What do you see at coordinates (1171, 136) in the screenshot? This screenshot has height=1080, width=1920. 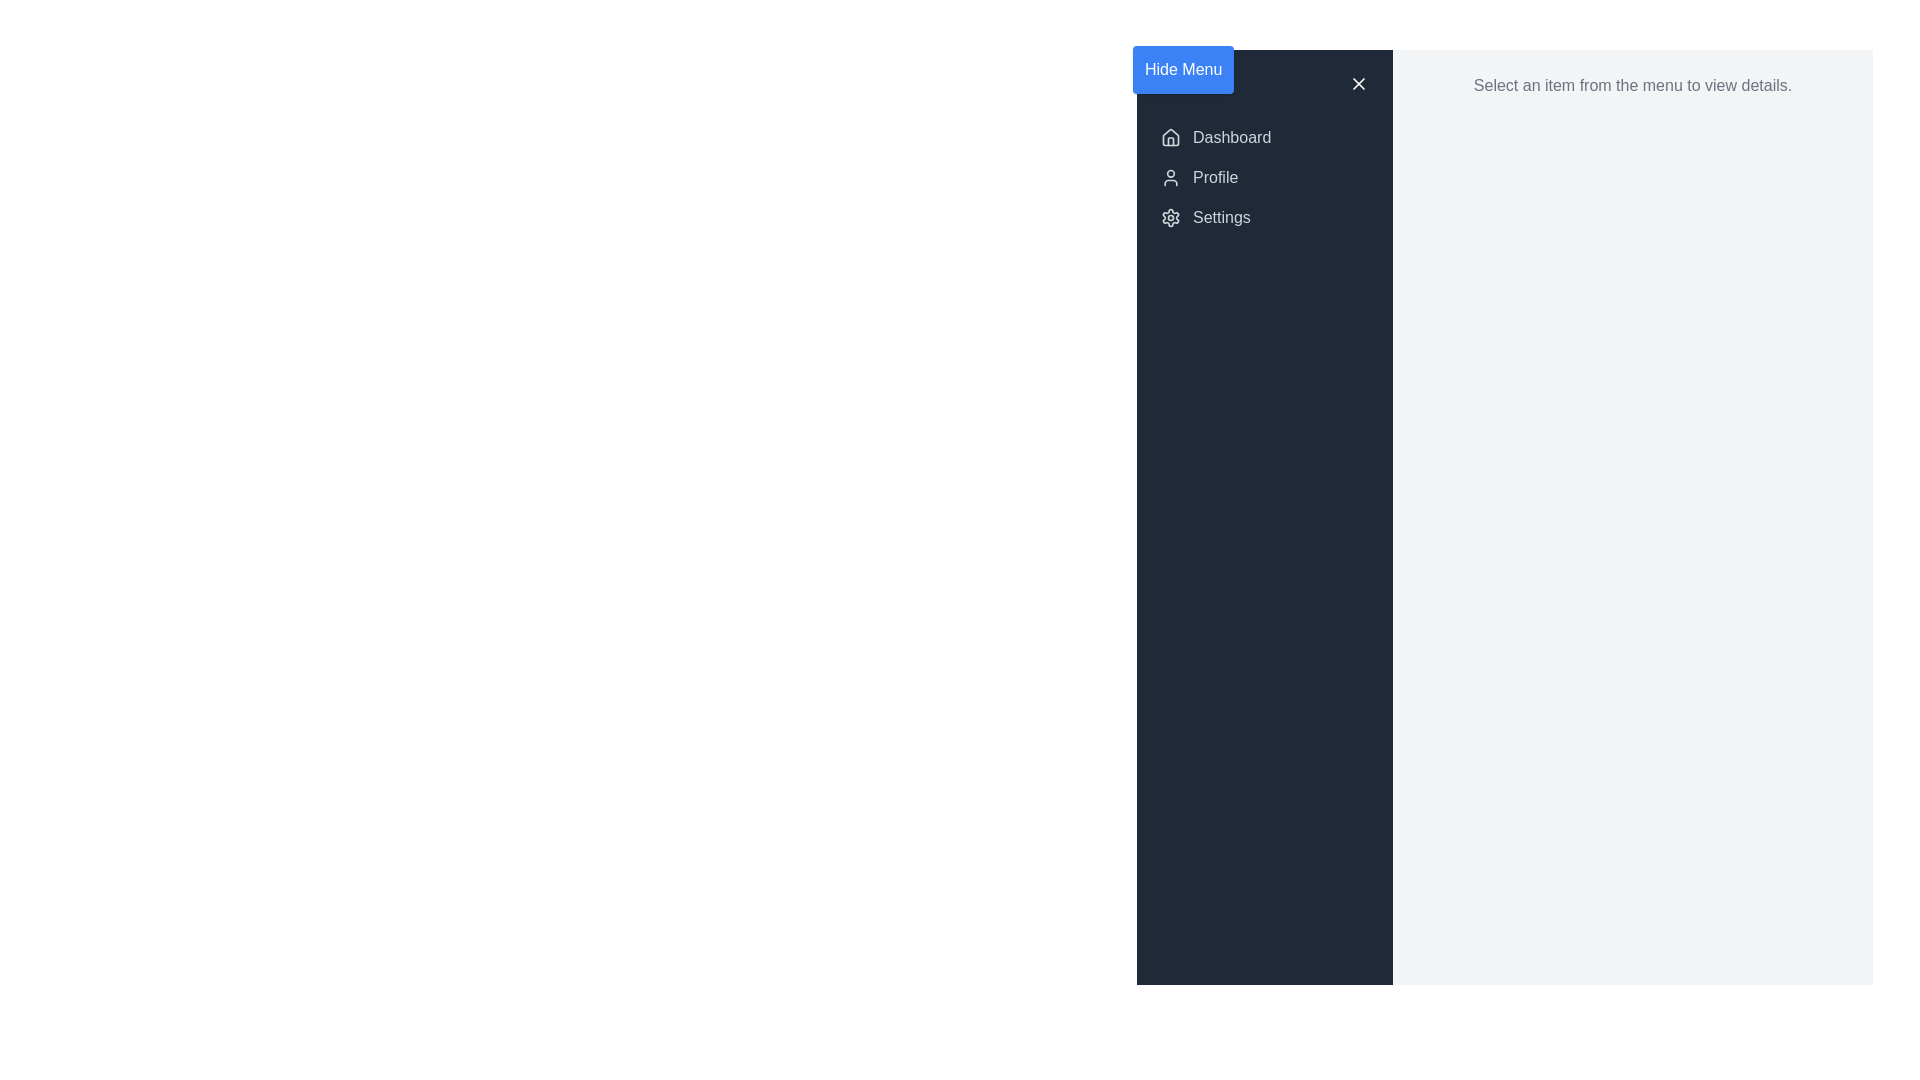 I see `stylized house icon in the left-side navigation menu that corresponds to the 'Dashboard' label using developer tools` at bounding box center [1171, 136].